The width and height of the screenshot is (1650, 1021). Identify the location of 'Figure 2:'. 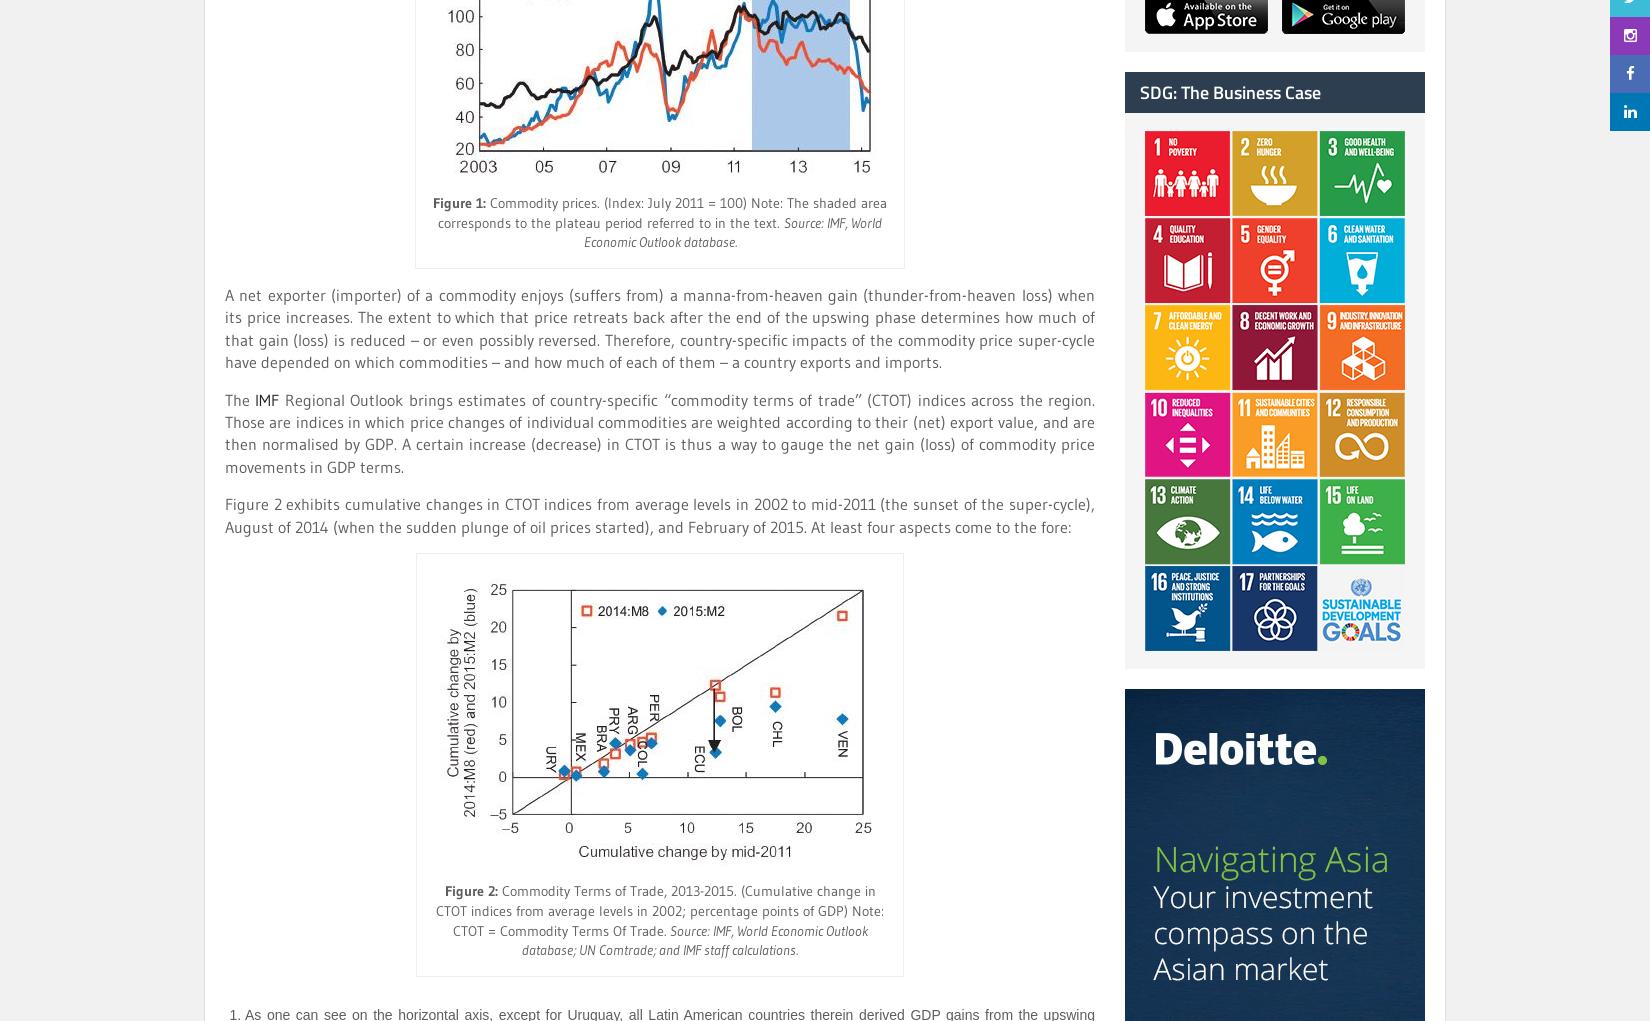
(469, 890).